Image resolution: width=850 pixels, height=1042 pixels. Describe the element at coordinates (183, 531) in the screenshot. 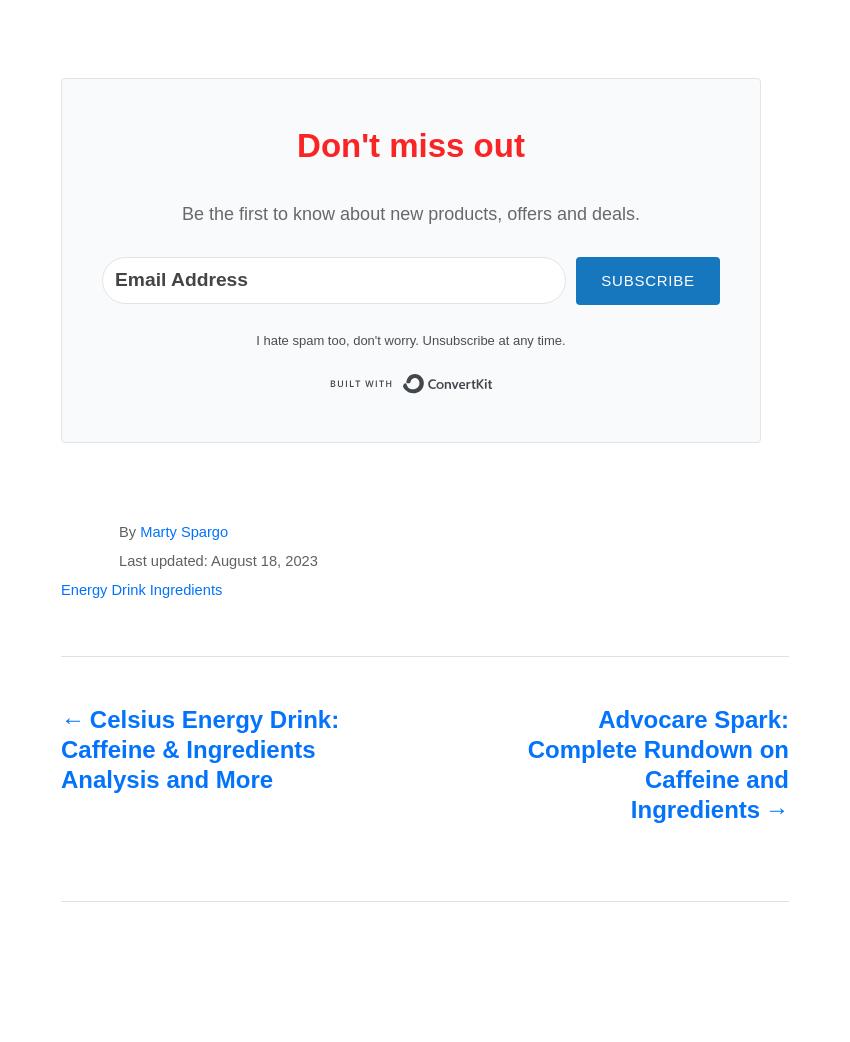

I see `'Marty Spargo'` at that location.